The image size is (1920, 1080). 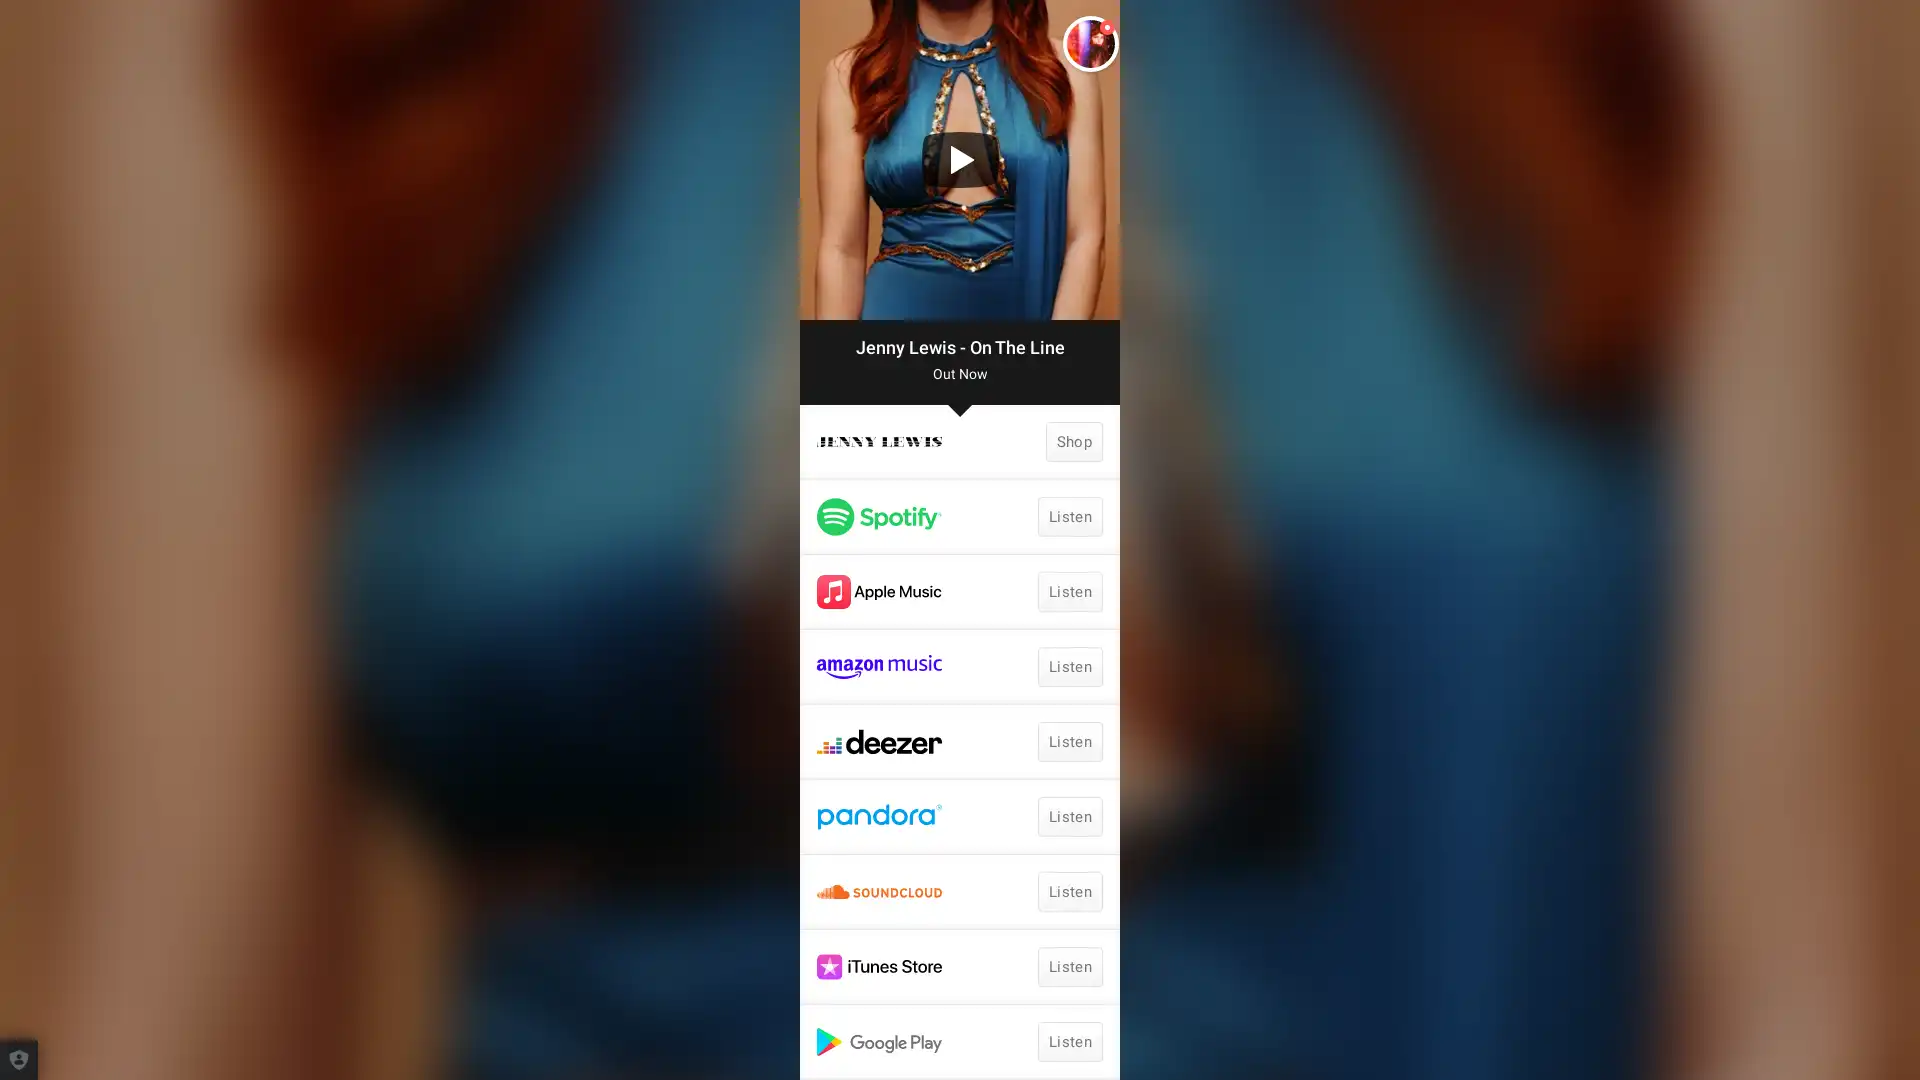 What do you see at coordinates (1069, 590) in the screenshot?
I see `Listen` at bounding box center [1069, 590].